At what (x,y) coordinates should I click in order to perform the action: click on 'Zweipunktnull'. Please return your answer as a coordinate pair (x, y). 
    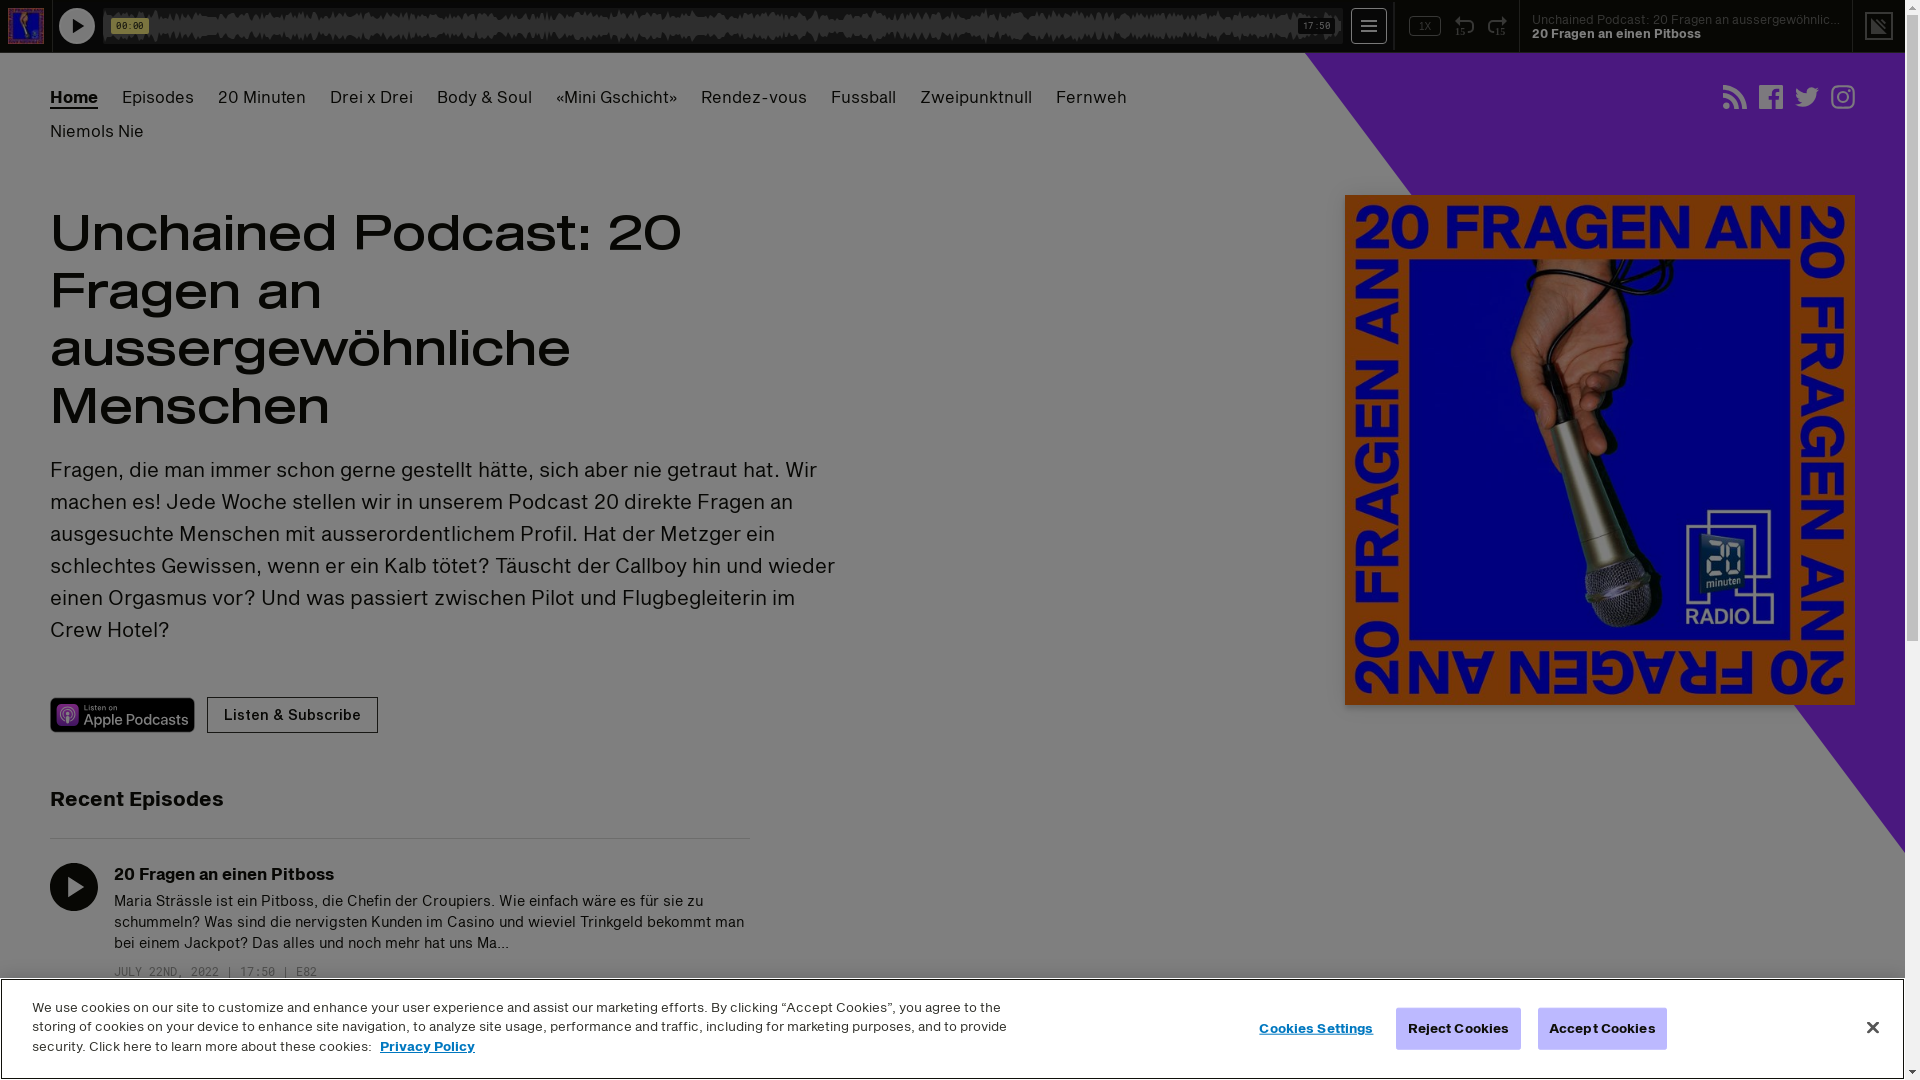
    Looking at the image, I should click on (975, 96).